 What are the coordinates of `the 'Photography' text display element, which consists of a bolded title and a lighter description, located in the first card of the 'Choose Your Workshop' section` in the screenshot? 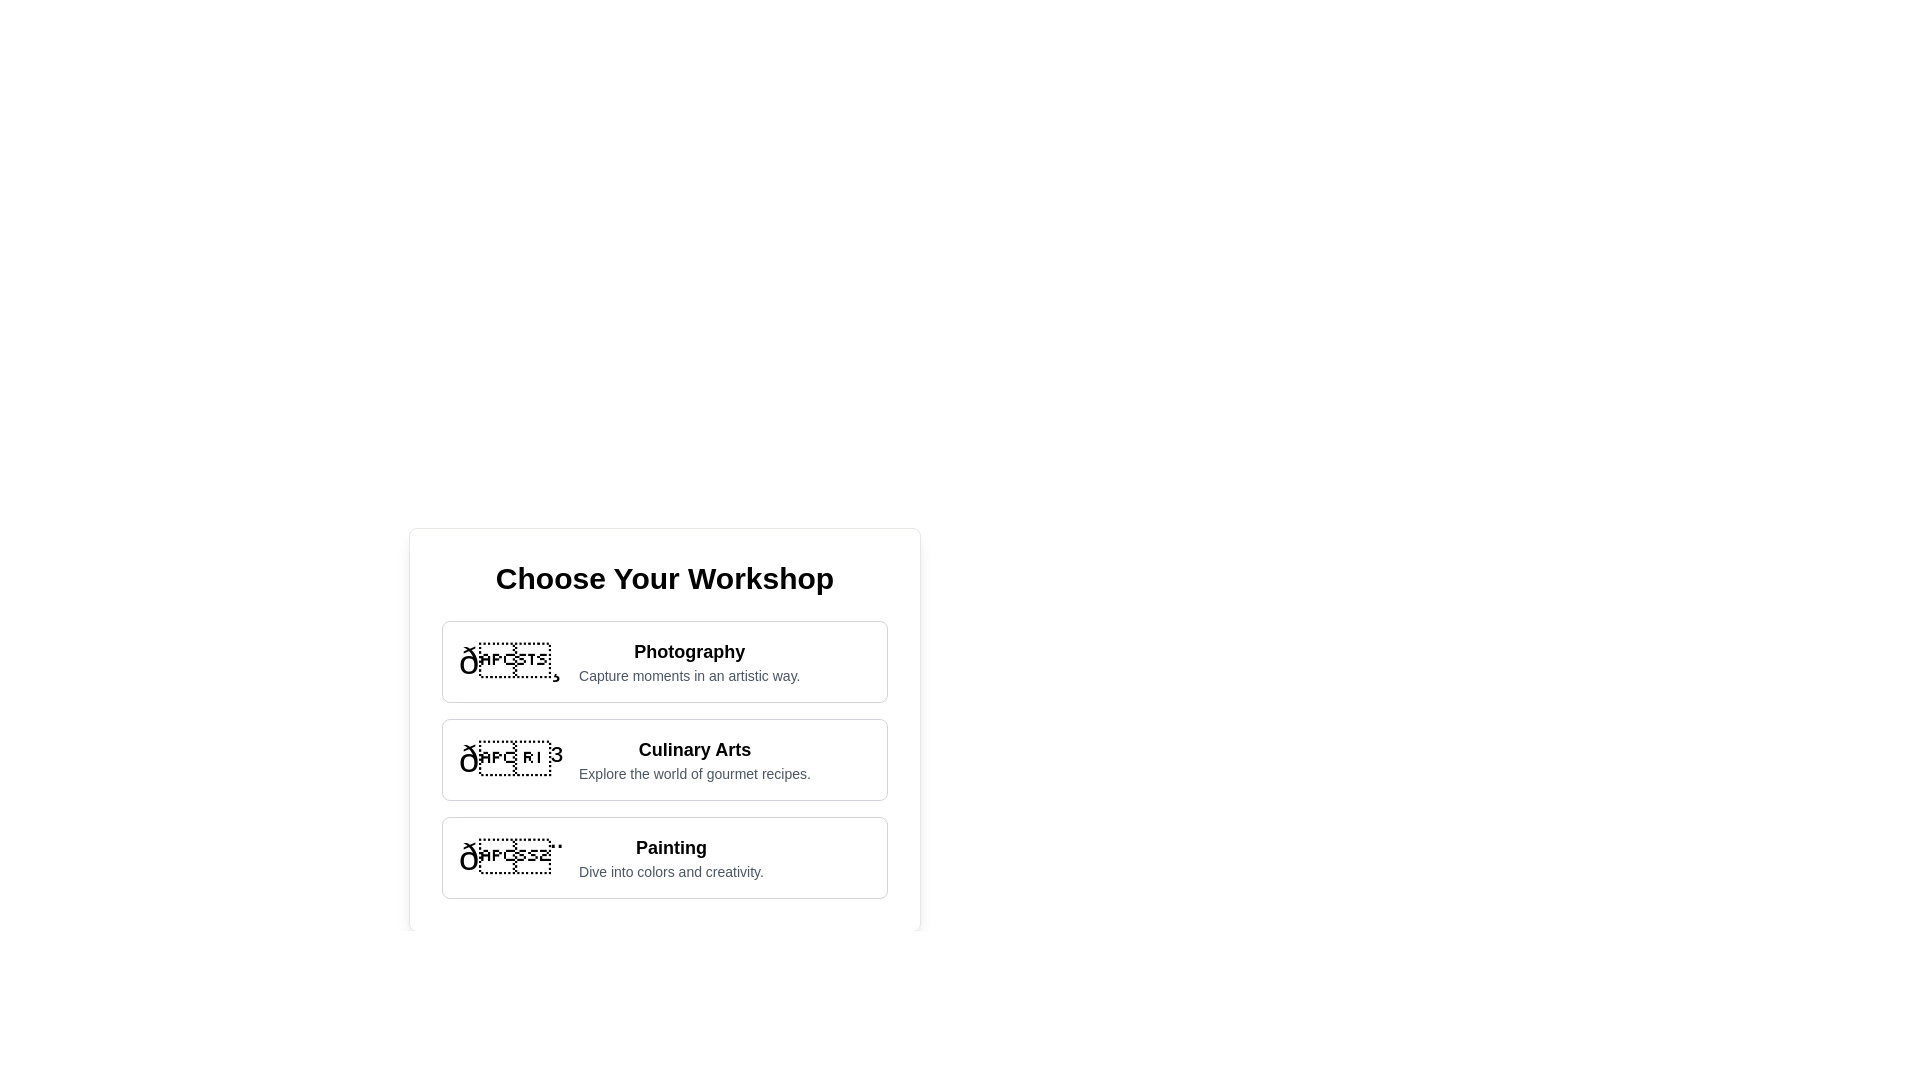 It's located at (689, 662).